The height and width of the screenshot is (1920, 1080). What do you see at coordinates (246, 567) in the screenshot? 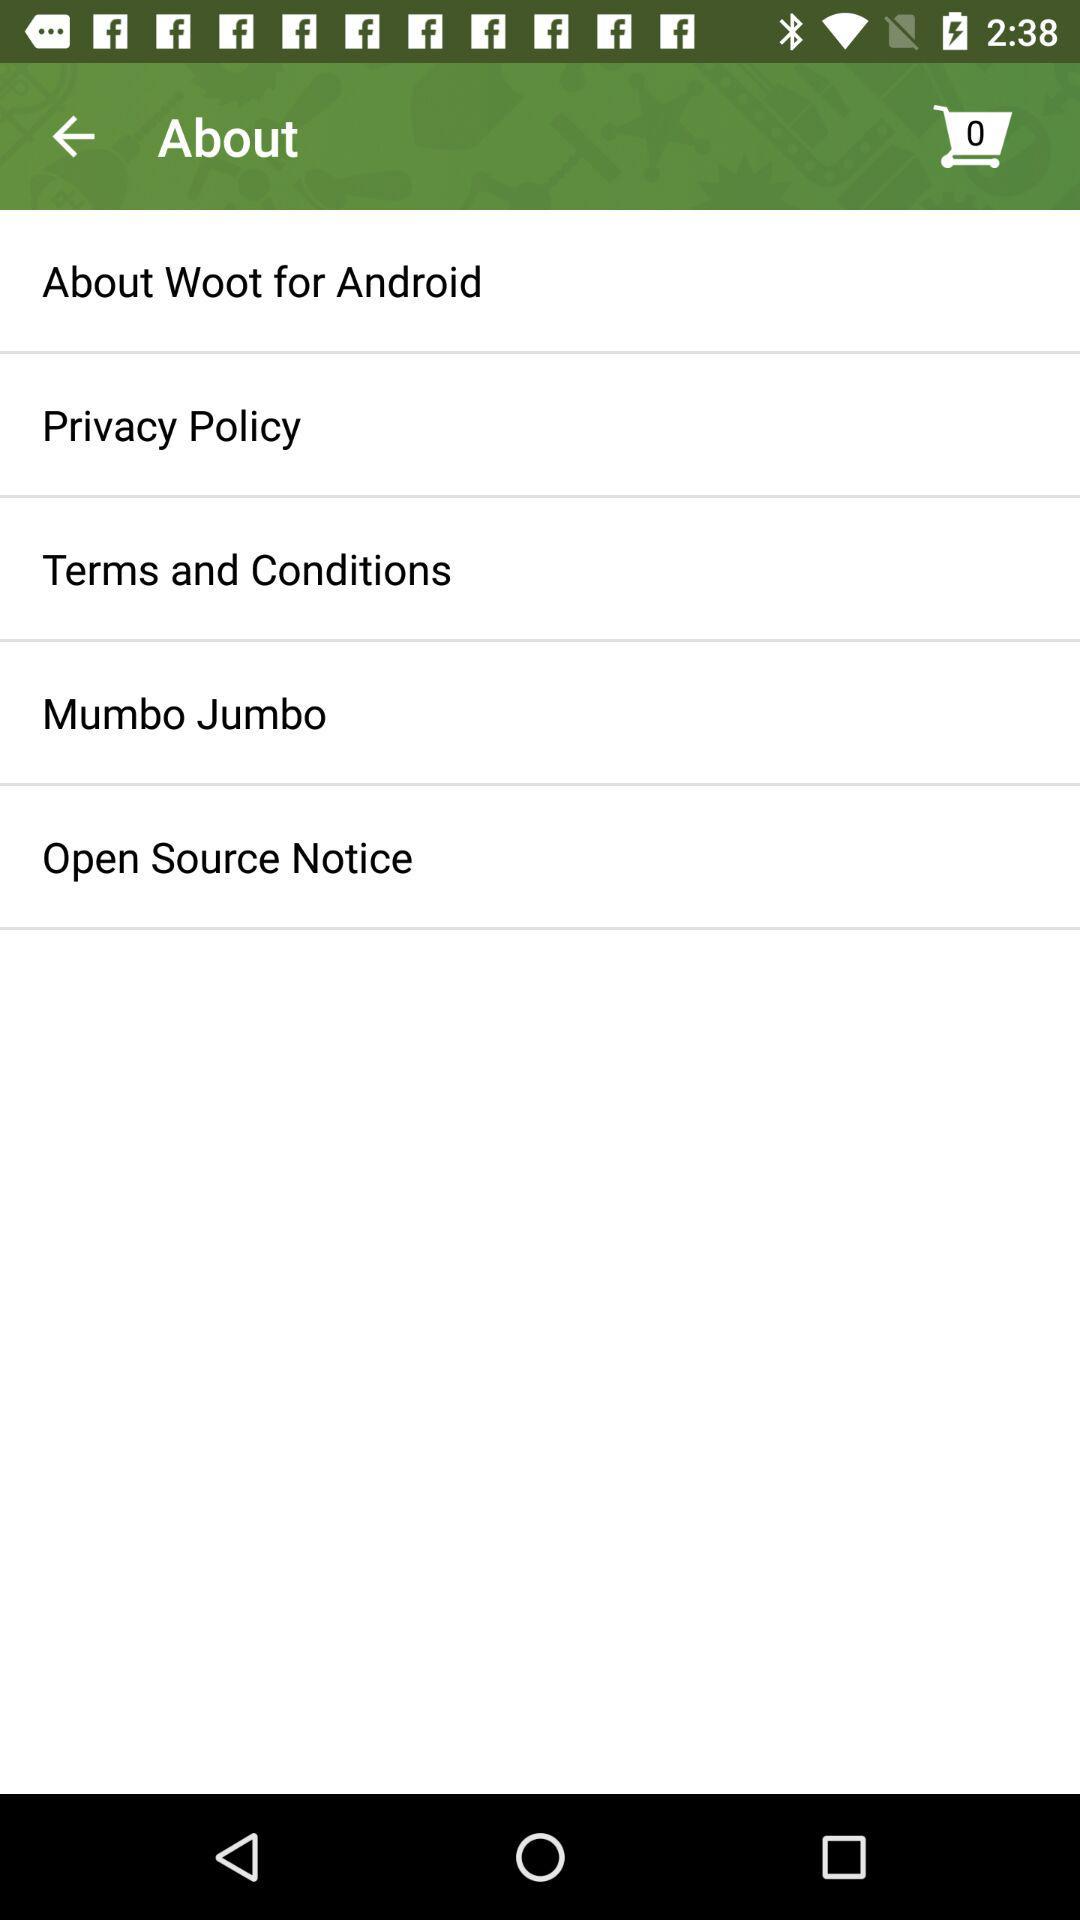
I see `icon above the mumbo jumbo icon` at bounding box center [246, 567].